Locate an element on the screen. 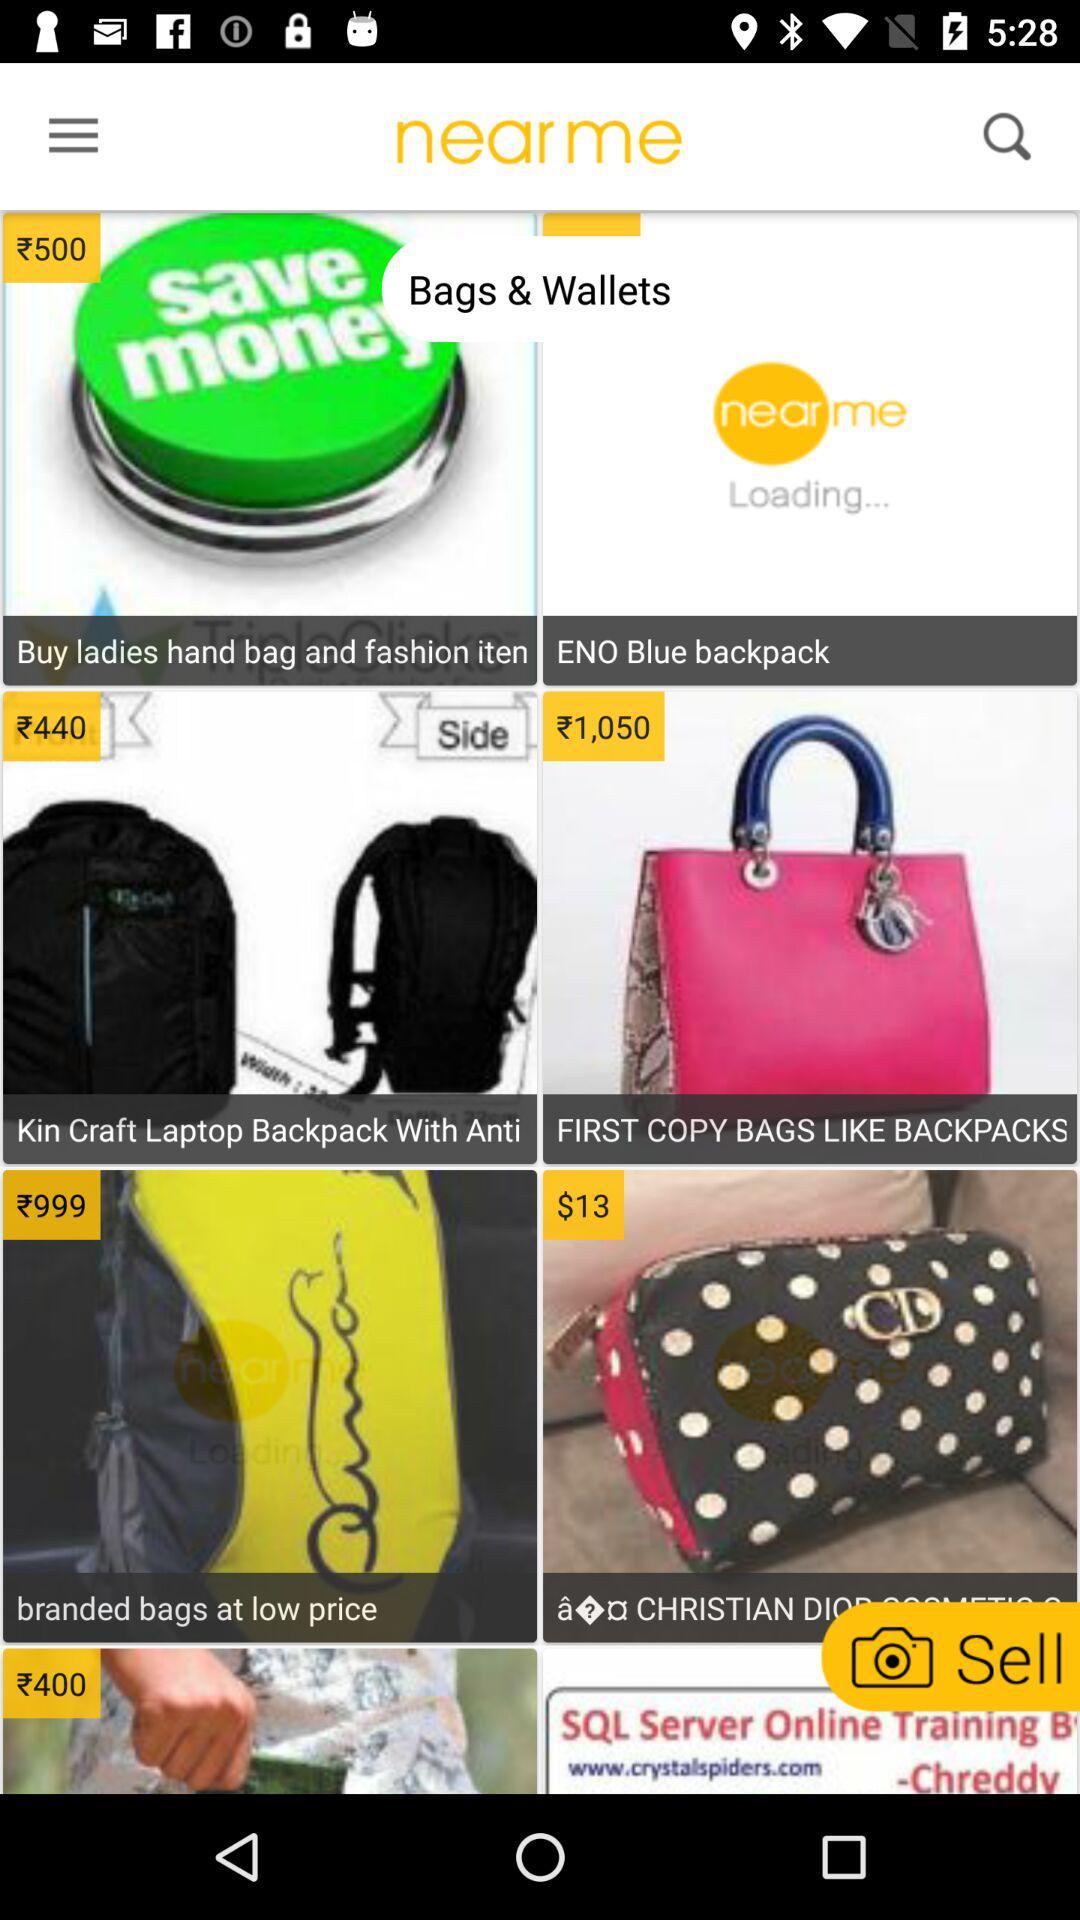  sell your photos is located at coordinates (947, 1656).